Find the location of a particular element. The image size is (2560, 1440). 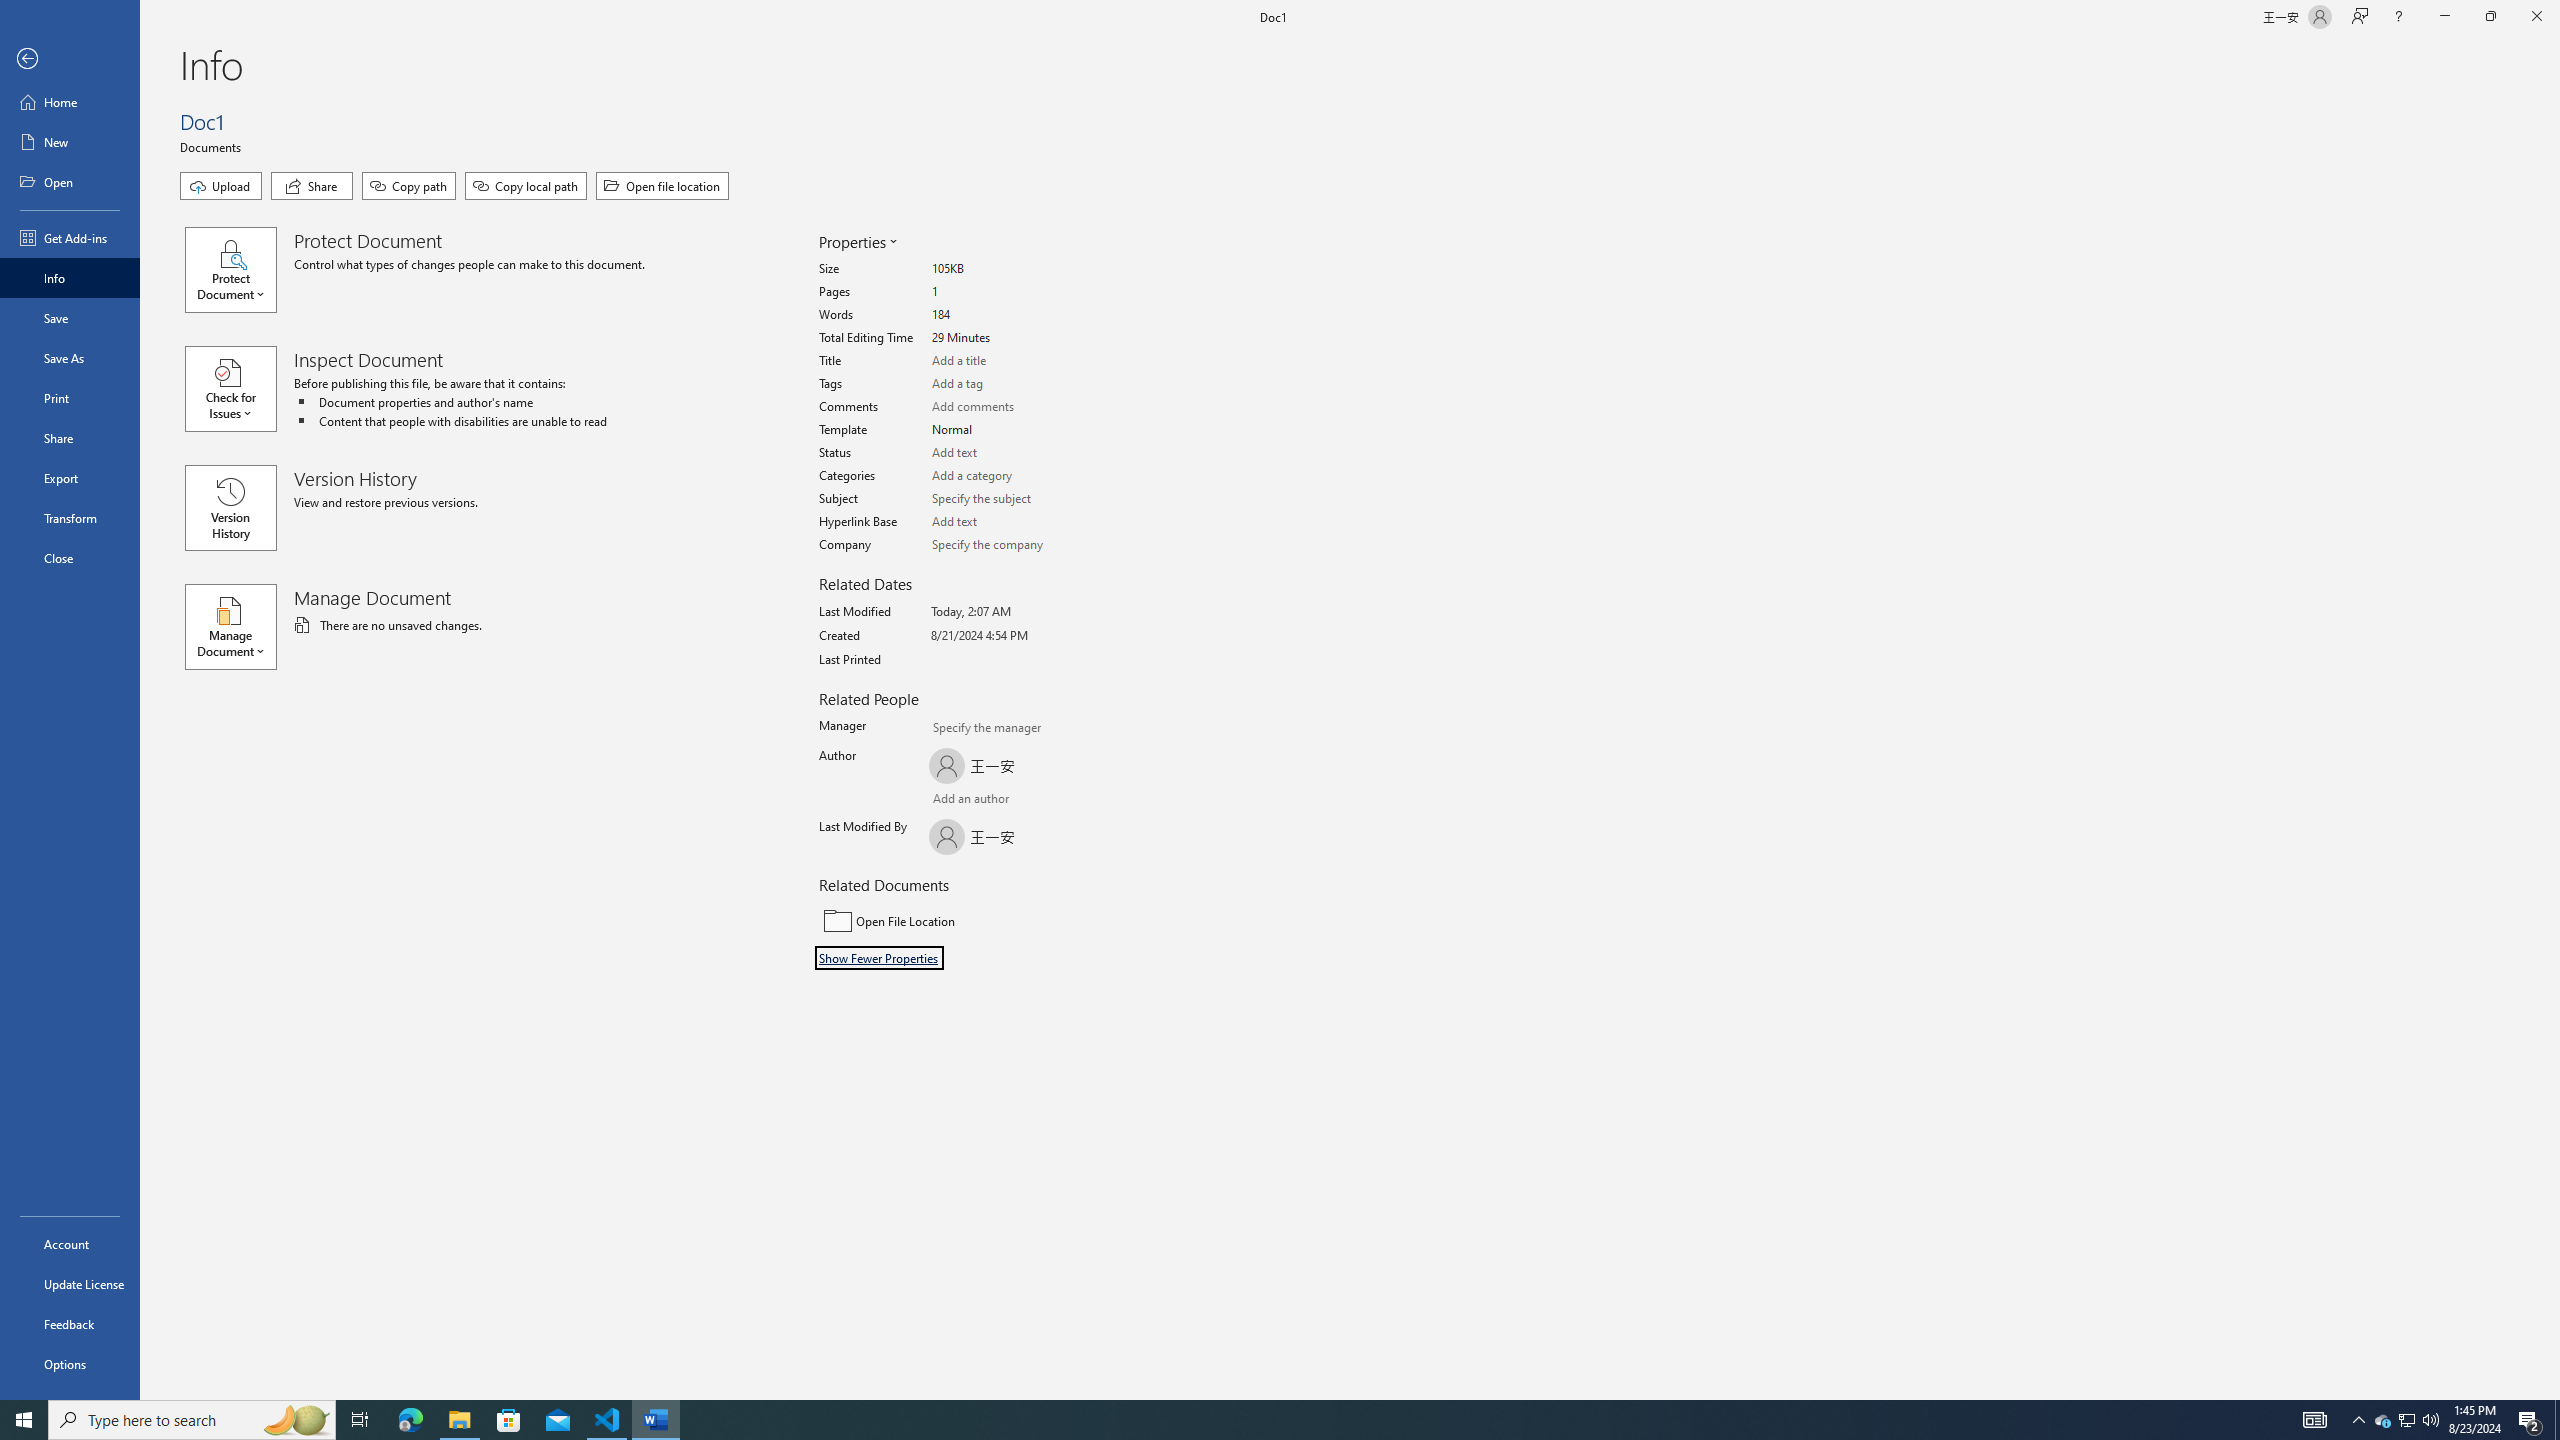

'Upload' is located at coordinates (220, 184).